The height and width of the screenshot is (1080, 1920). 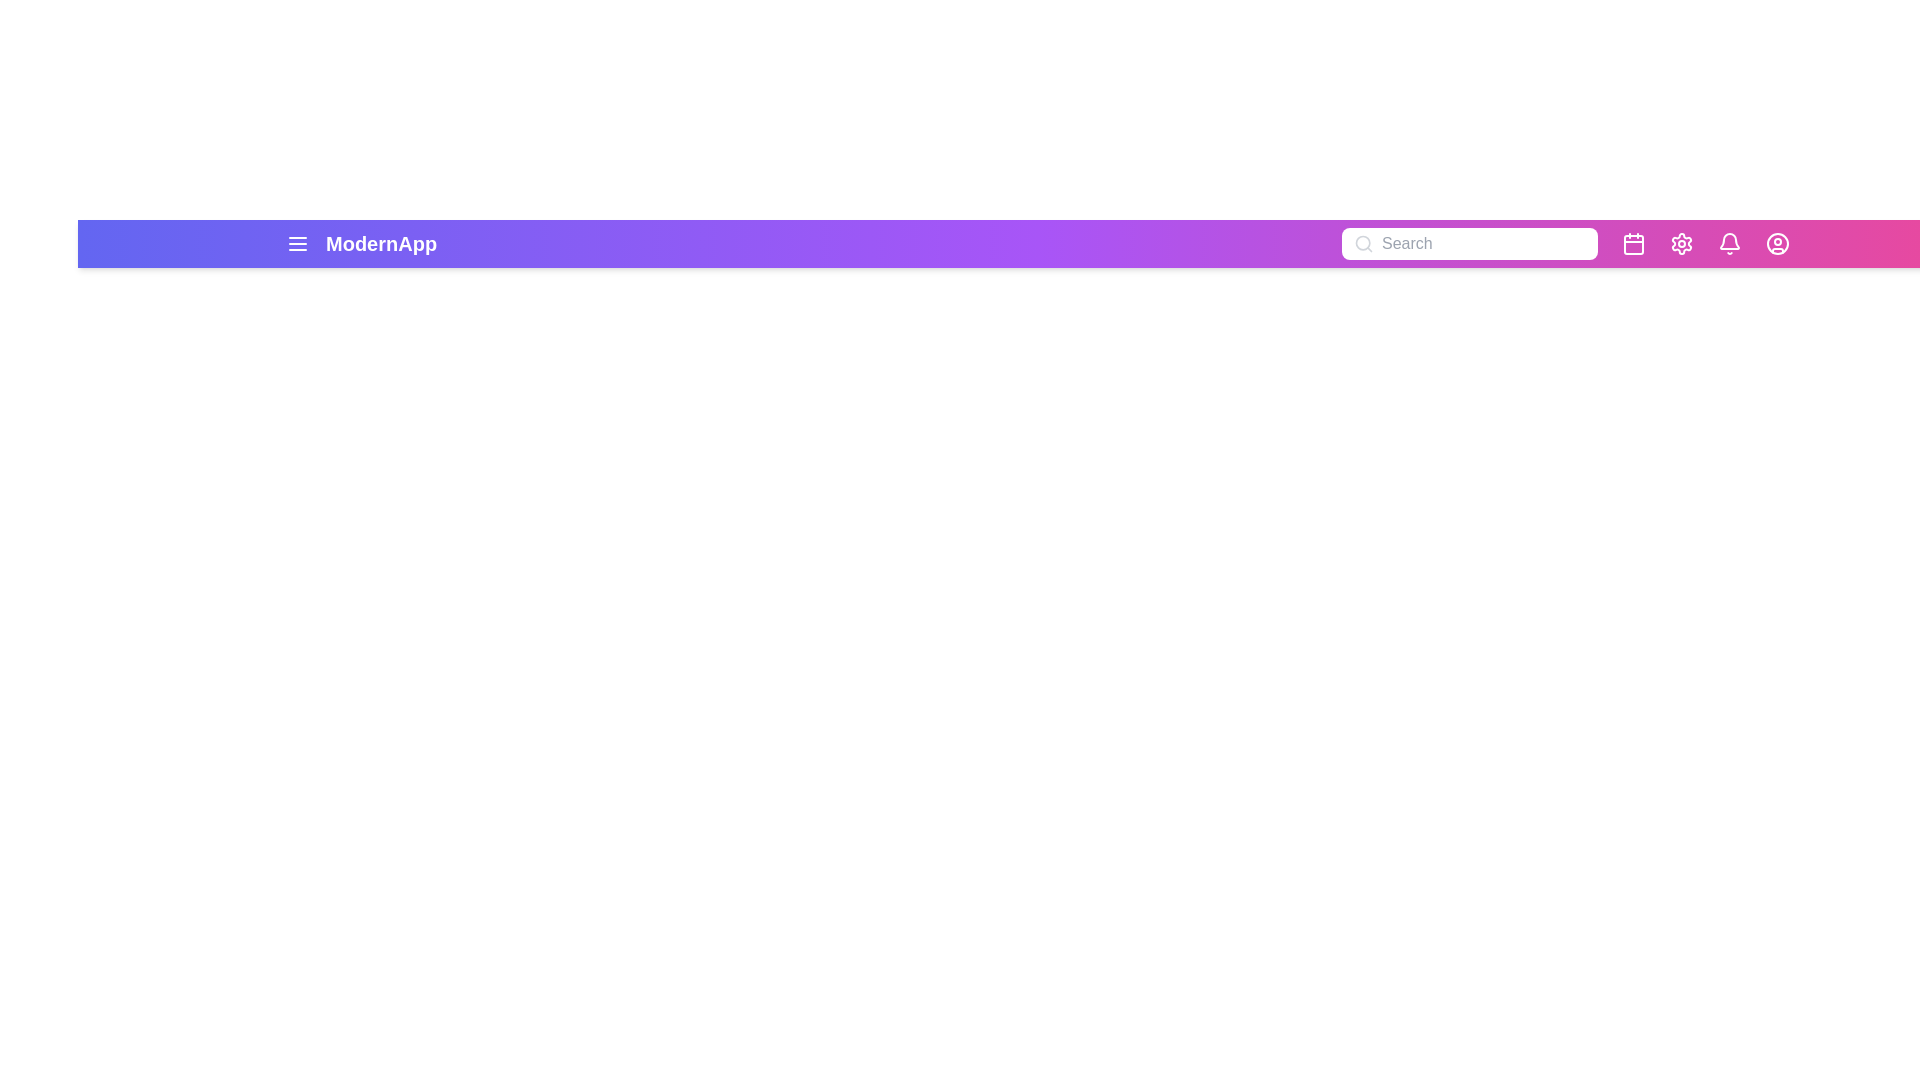 What do you see at coordinates (1362, 242) in the screenshot?
I see `the search icon located on the left side of the search bar in the top navigation bar, which visually indicates the purpose of the adjacent input field for search queries` at bounding box center [1362, 242].